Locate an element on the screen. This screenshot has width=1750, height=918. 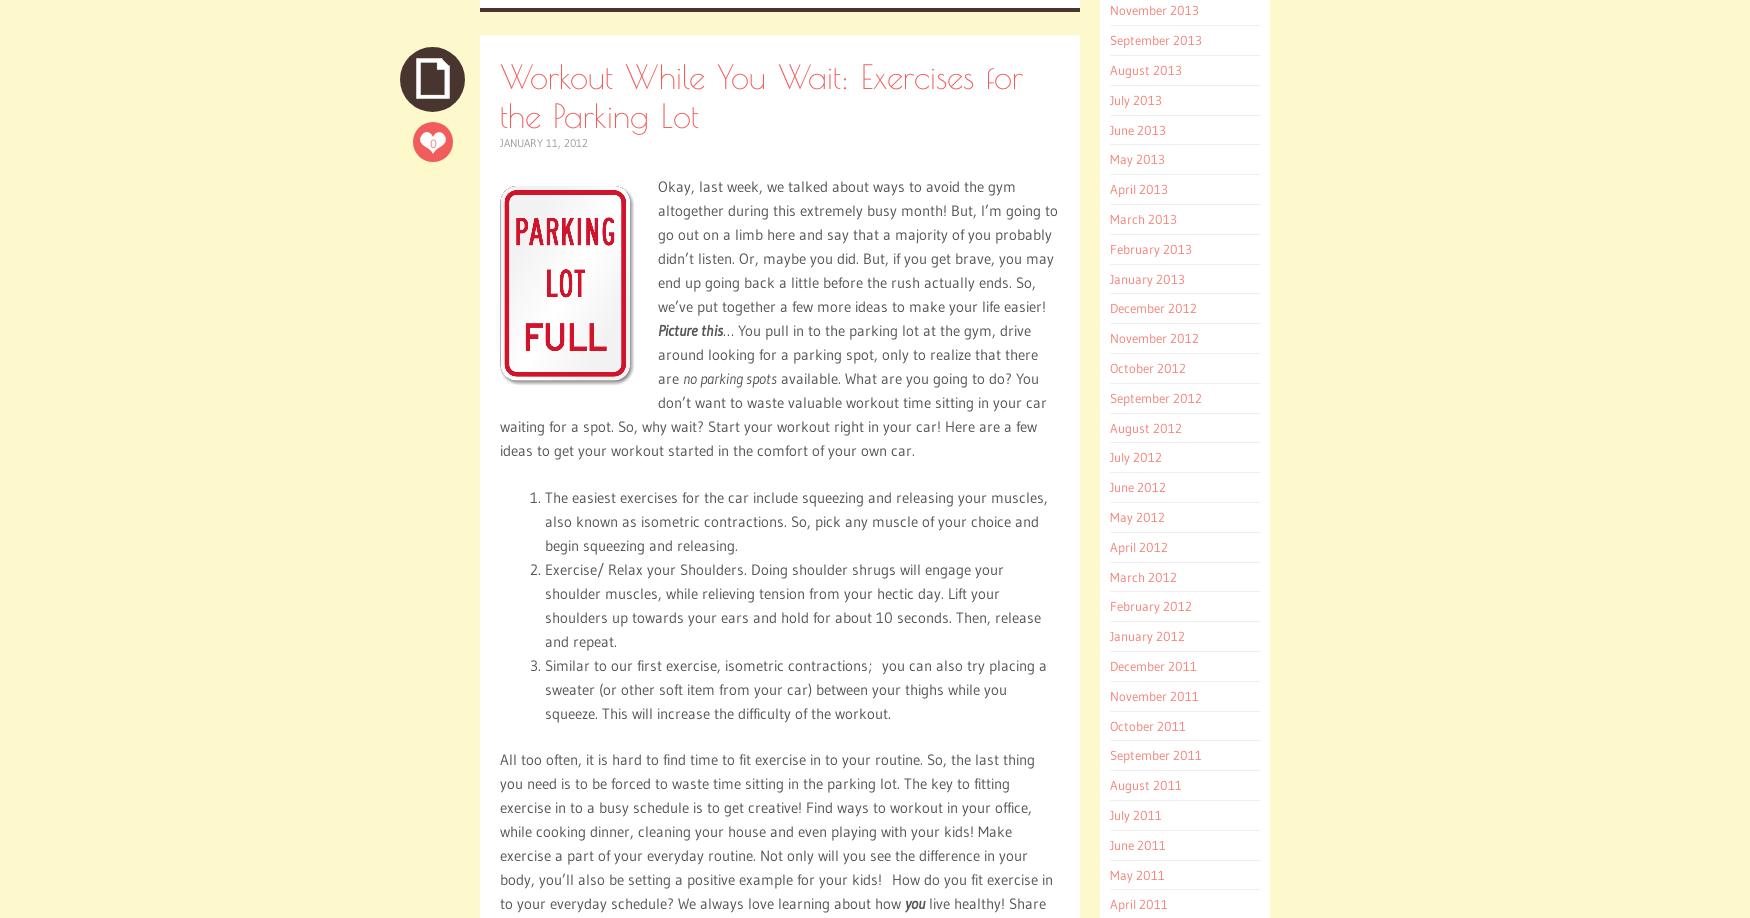
'January 2013' is located at coordinates (1146, 276).